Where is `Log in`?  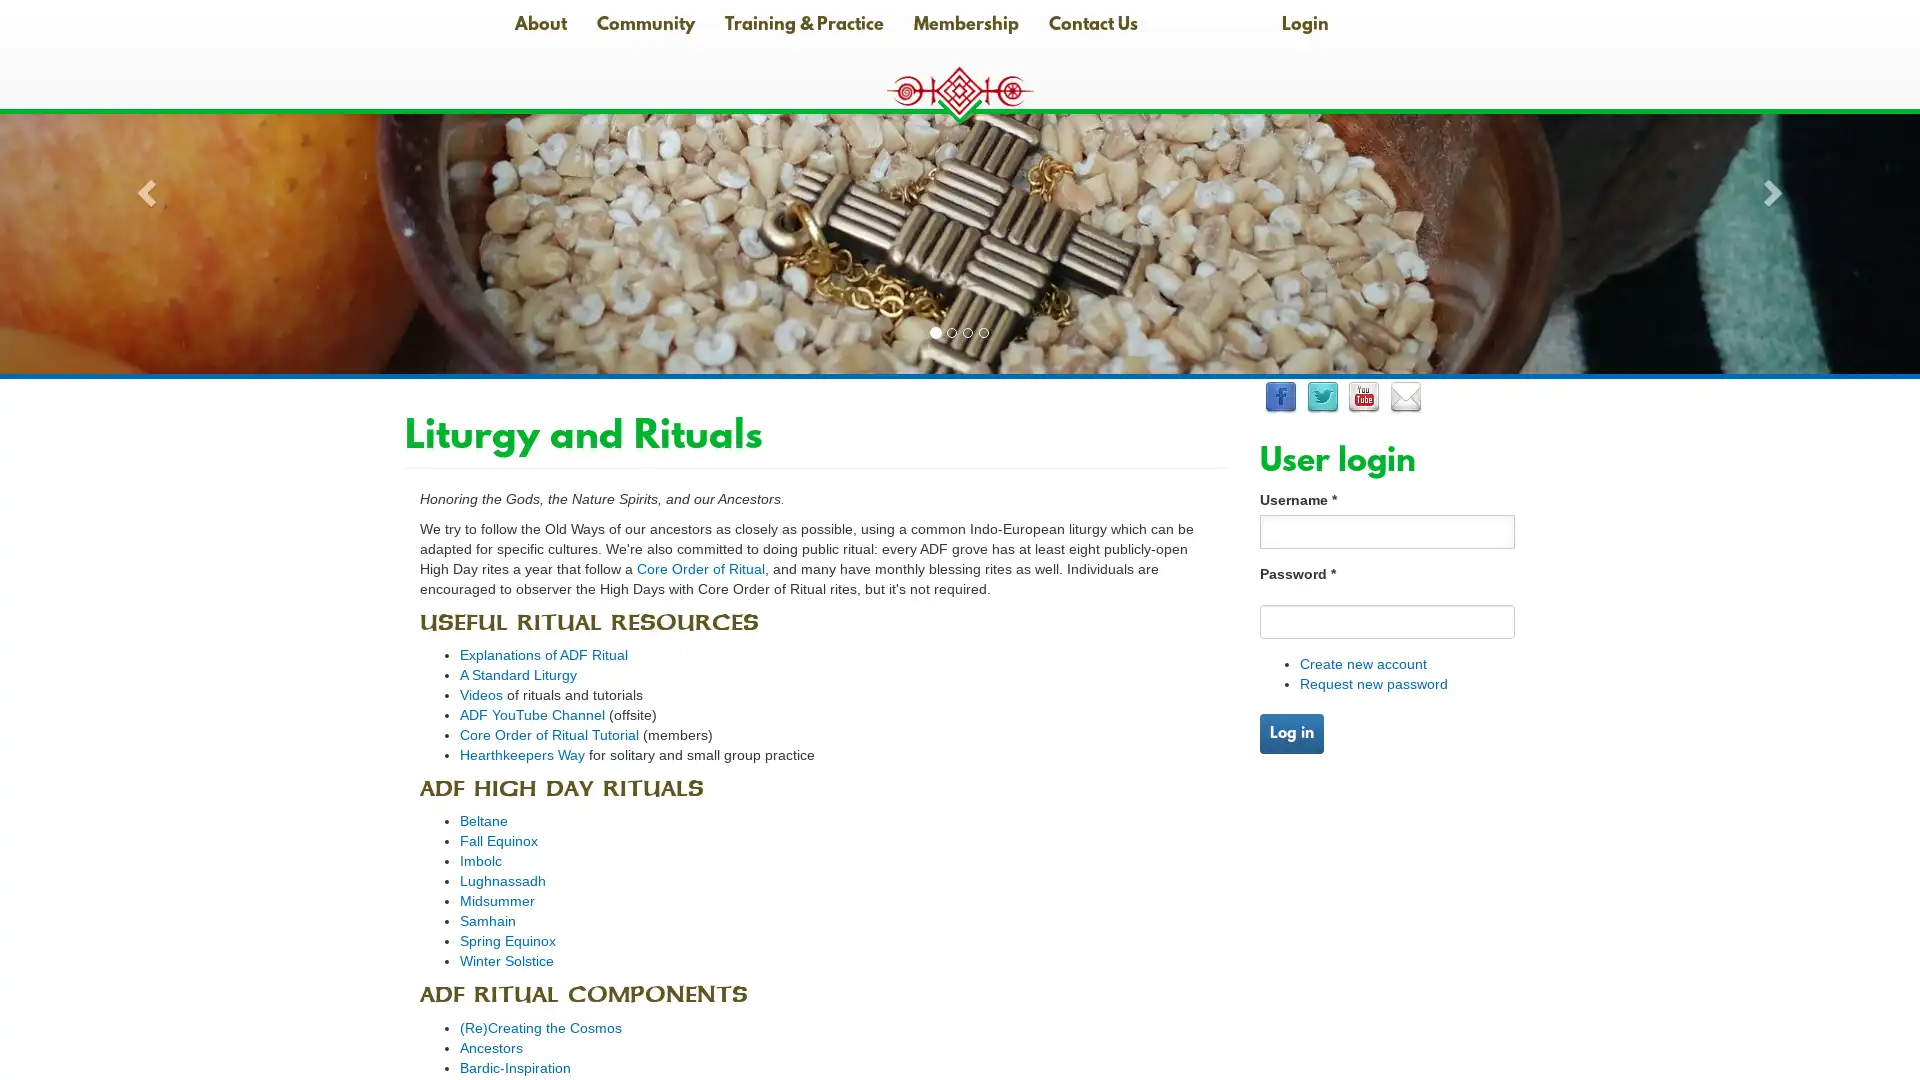
Log in is located at coordinates (1291, 732).